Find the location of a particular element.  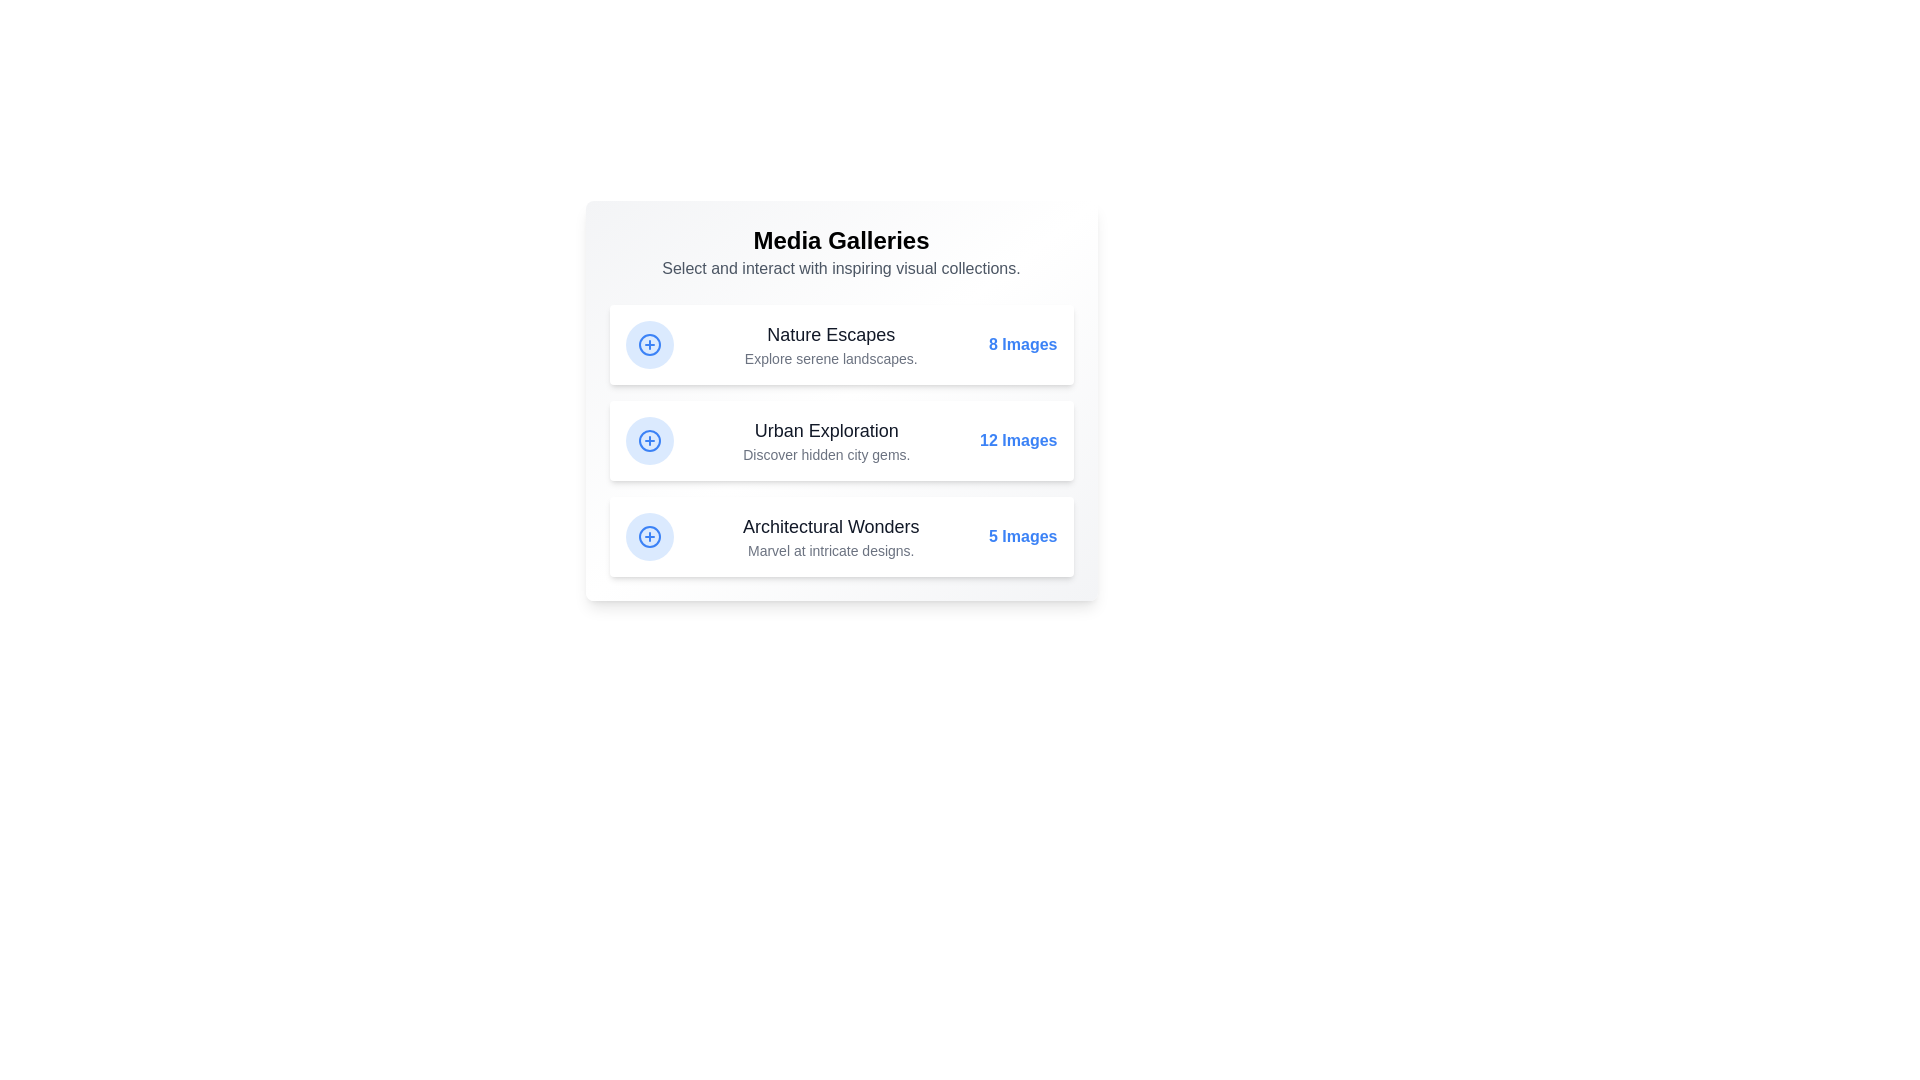

the gallery Nature Escapes is located at coordinates (841, 343).